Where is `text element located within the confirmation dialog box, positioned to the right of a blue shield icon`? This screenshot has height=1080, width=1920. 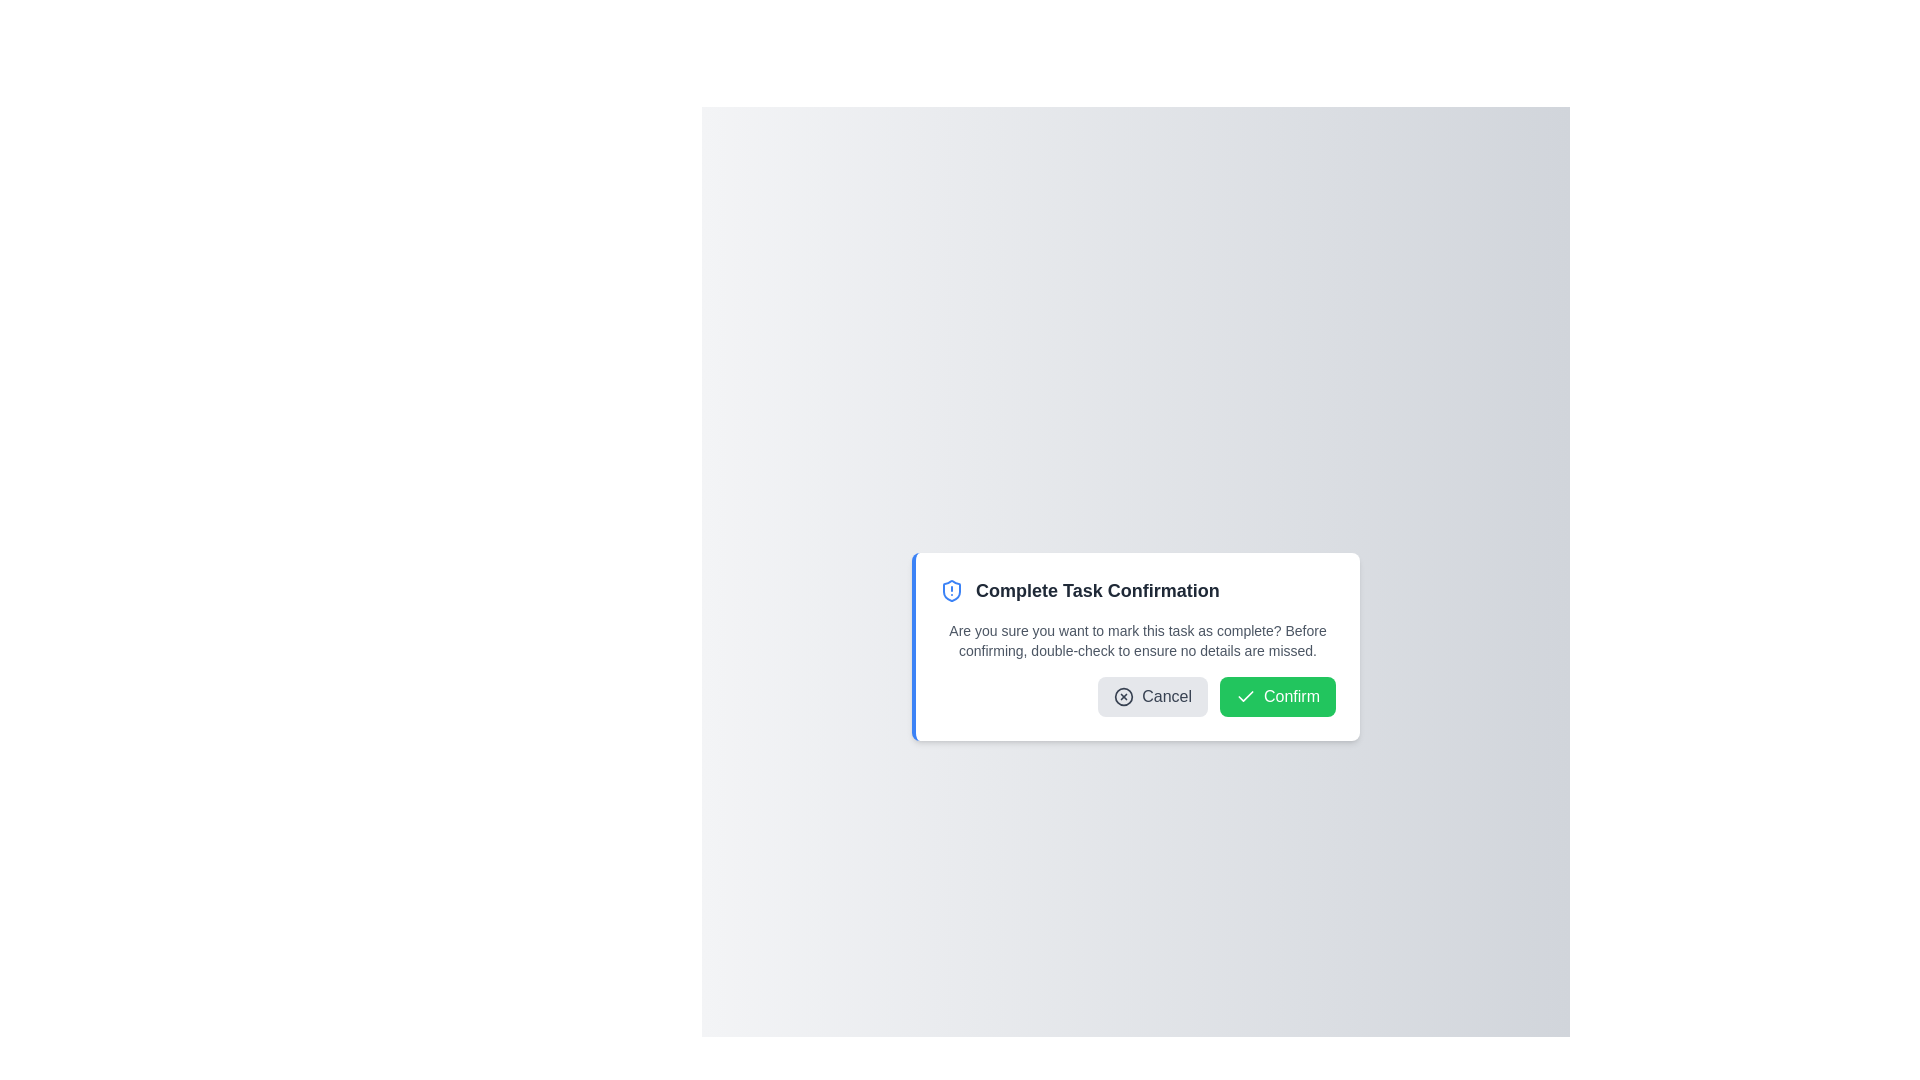
text element located within the confirmation dialog box, positioned to the right of a blue shield icon is located at coordinates (1096, 589).